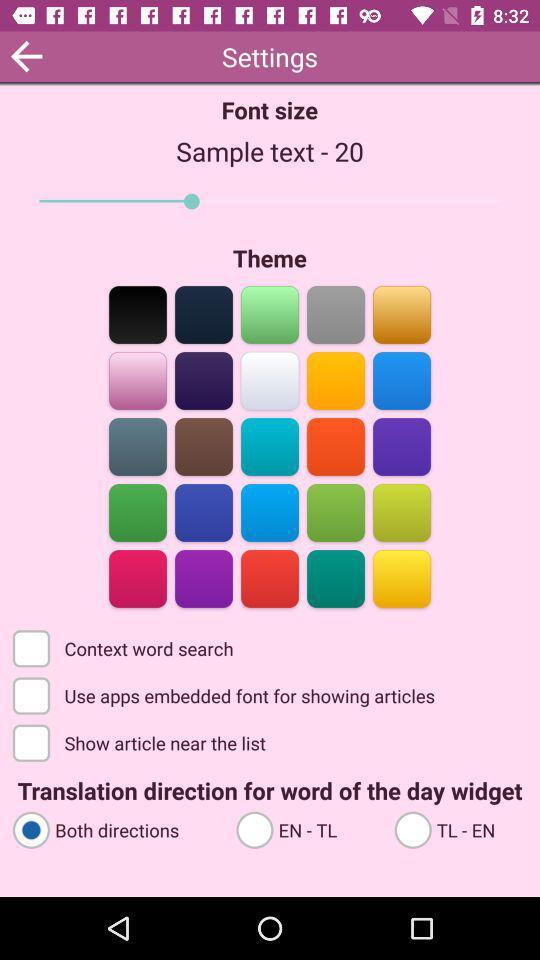  What do you see at coordinates (335, 445) in the screenshot?
I see `color scheme selection red` at bounding box center [335, 445].